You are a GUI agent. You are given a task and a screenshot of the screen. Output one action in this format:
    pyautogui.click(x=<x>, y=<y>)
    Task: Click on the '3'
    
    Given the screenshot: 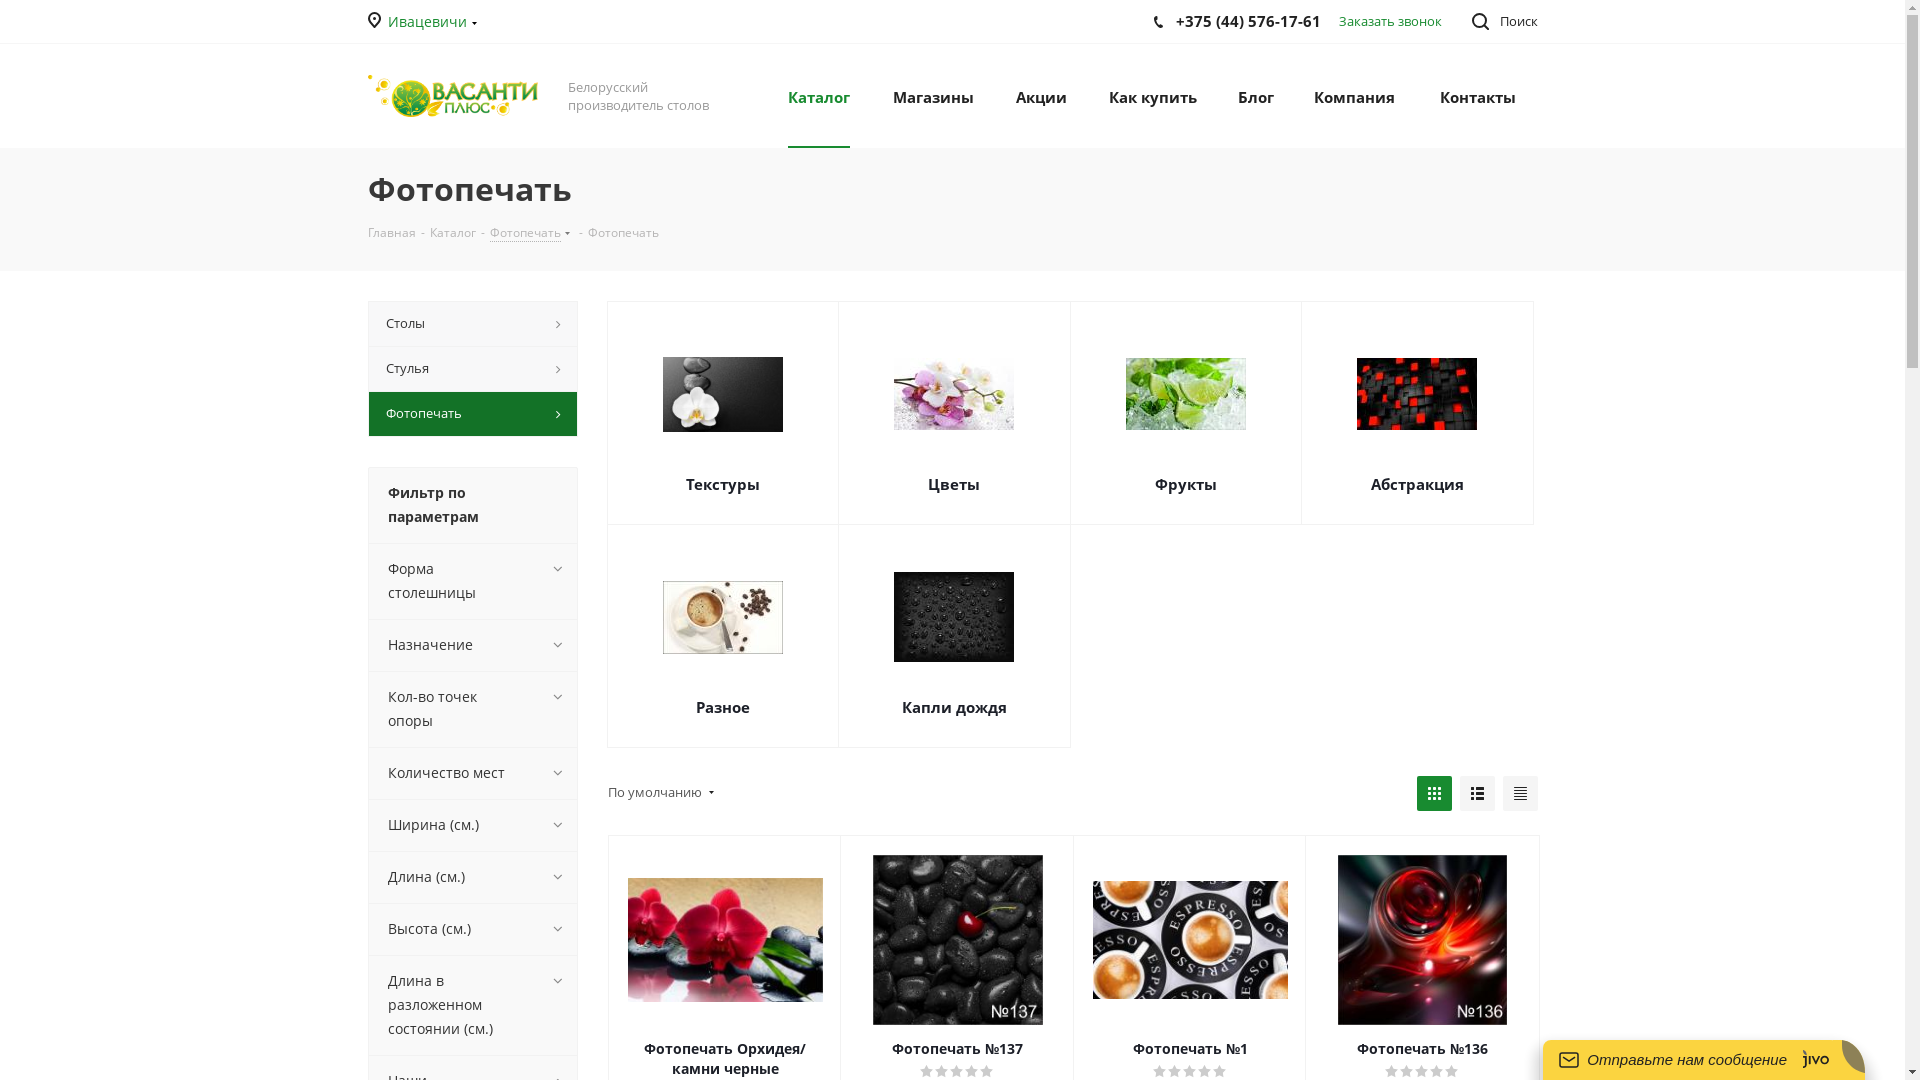 What is the action you would take?
    pyautogui.click(x=1421, y=1071)
    